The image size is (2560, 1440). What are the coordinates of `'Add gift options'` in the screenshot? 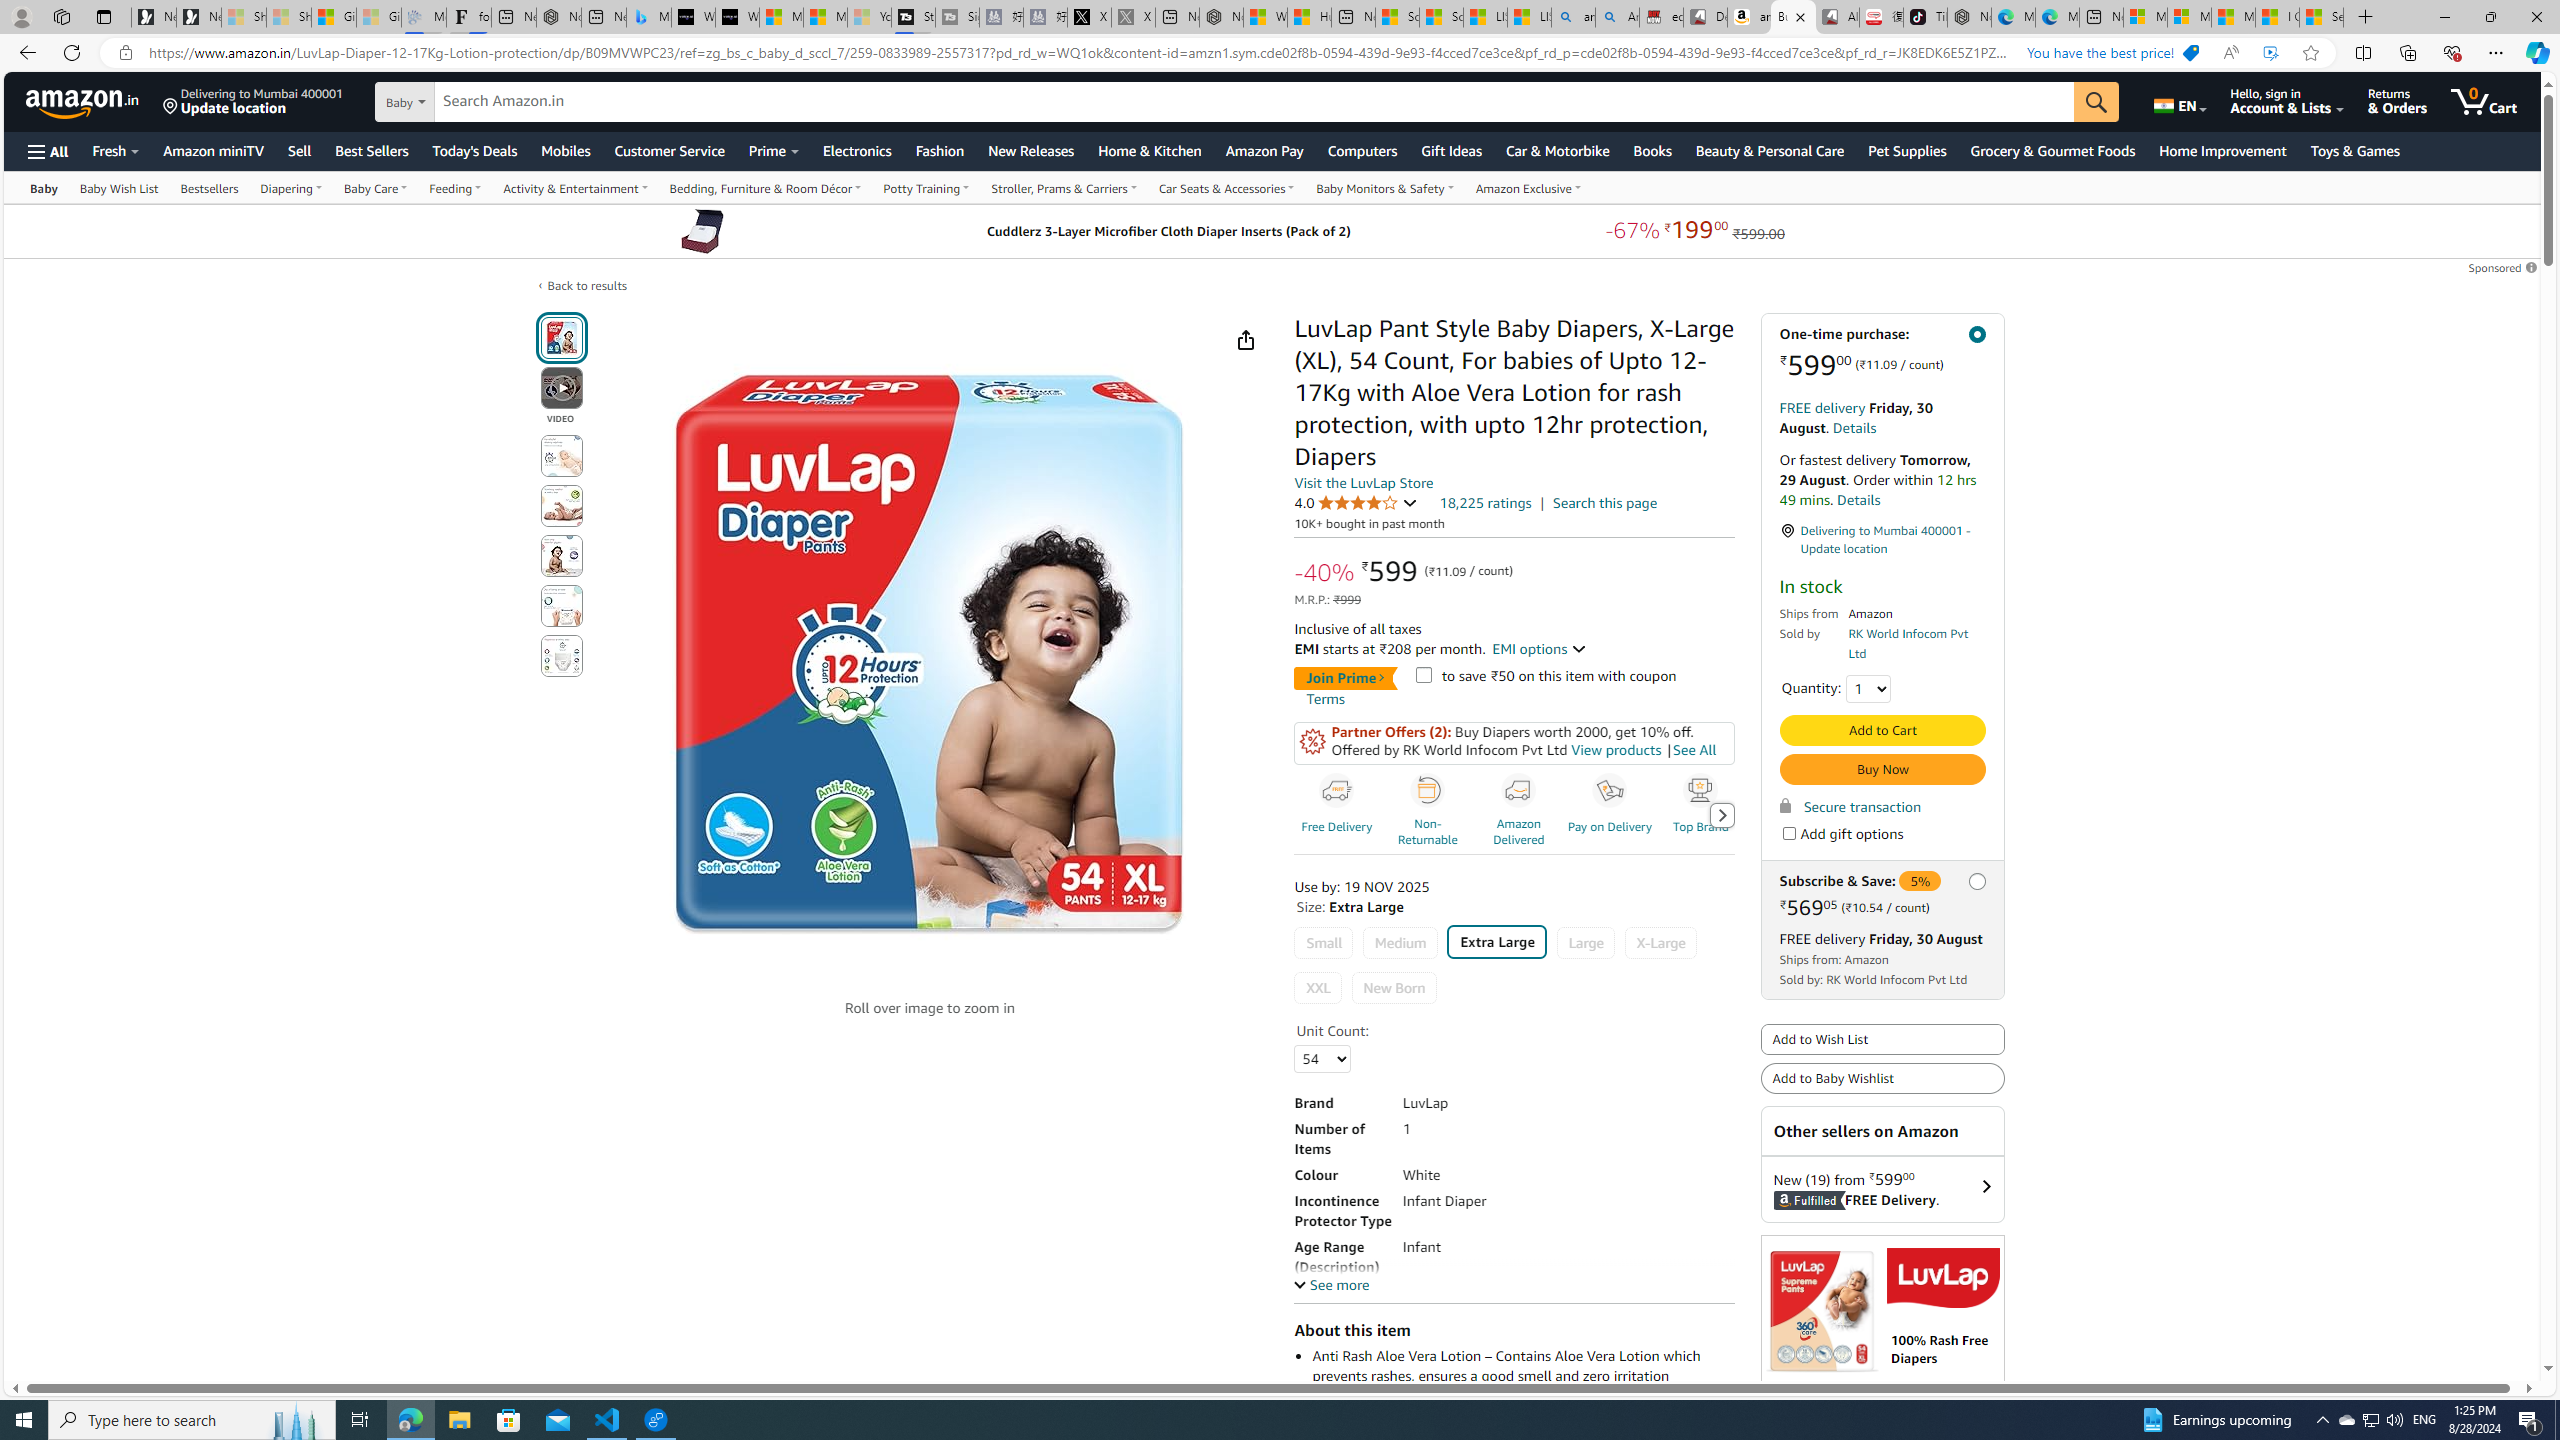 It's located at (1789, 832).